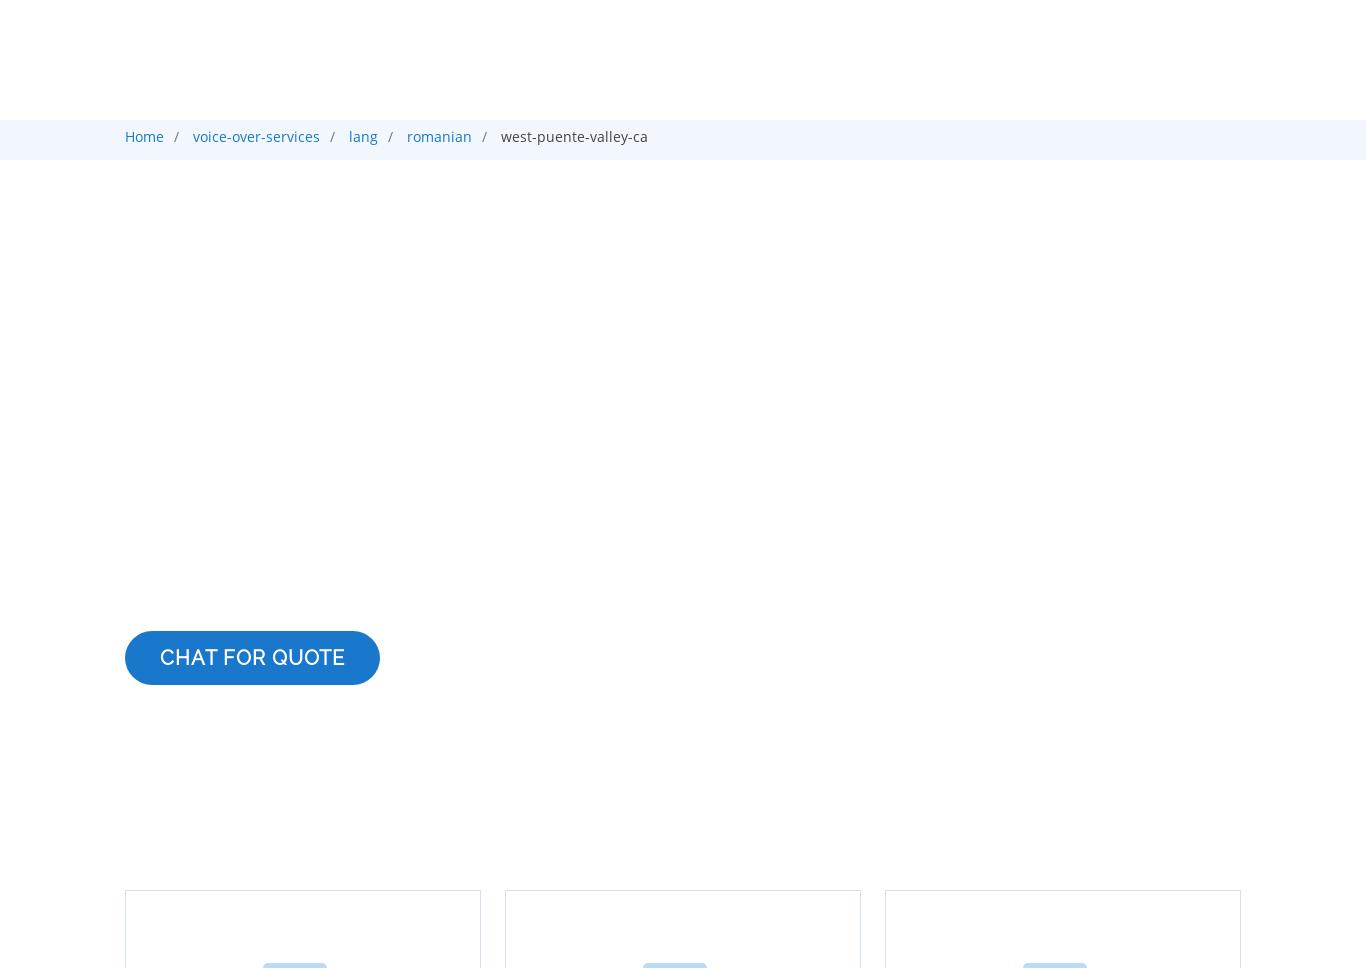  What do you see at coordinates (123, 697) in the screenshot?
I see `'Professional Voice Talent for Your Romanian Voice Over Services'` at bounding box center [123, 697].